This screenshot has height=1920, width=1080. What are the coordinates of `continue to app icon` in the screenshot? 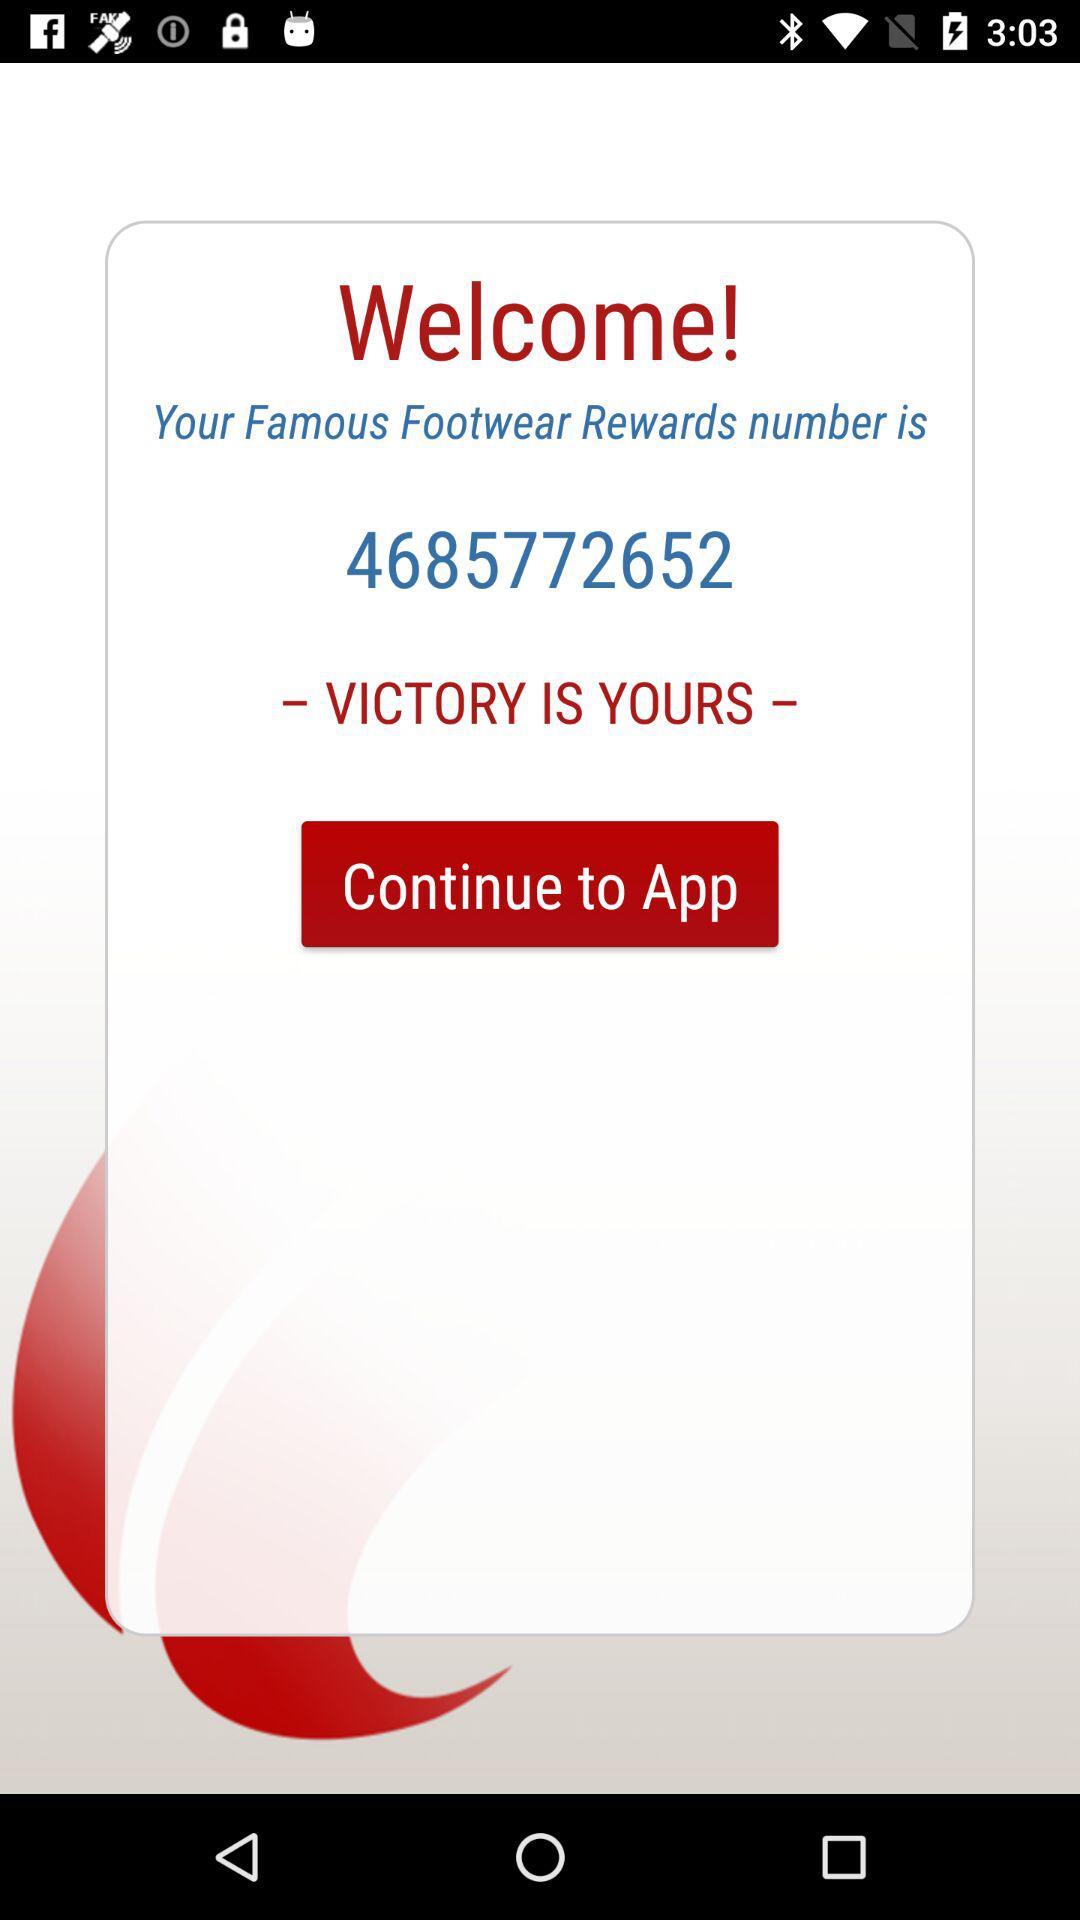 It's located at (540, 883).